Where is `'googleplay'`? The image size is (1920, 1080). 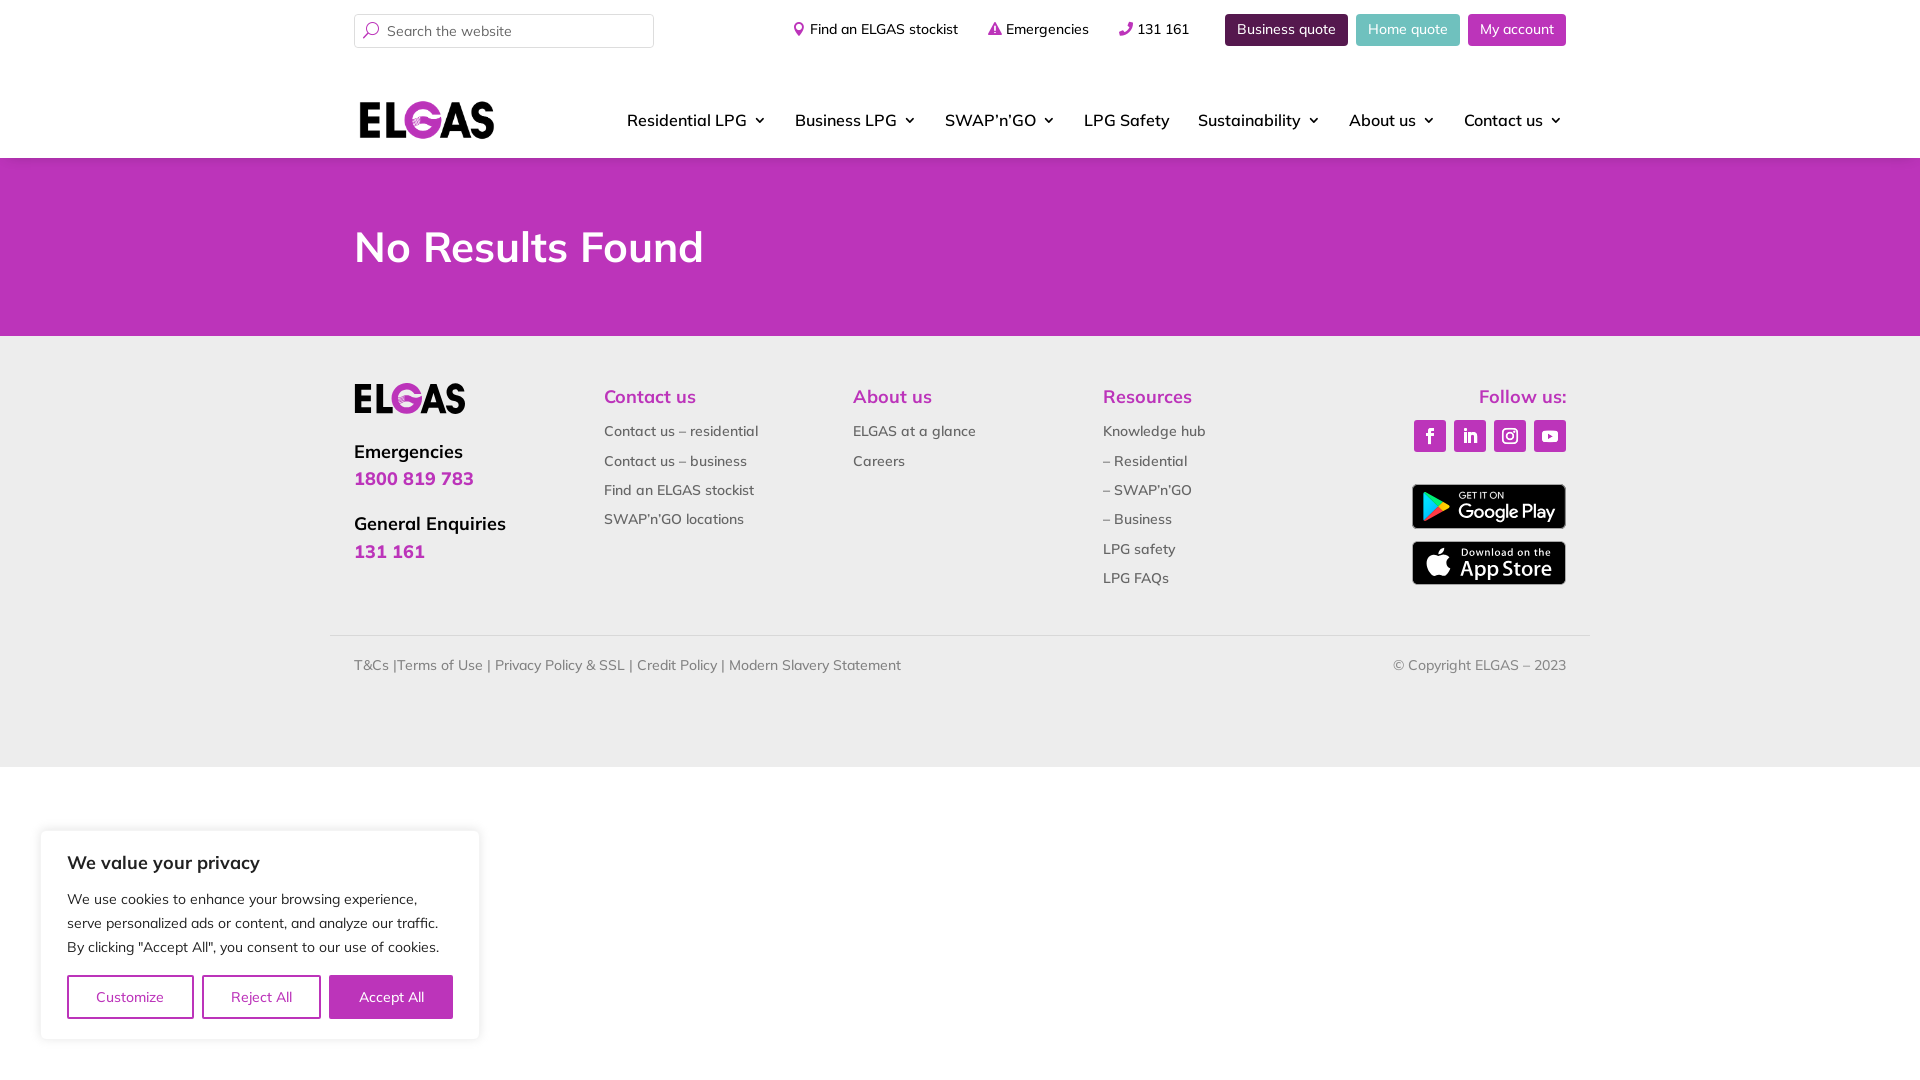 'googleplay' is located at coordinates (1488, 504).